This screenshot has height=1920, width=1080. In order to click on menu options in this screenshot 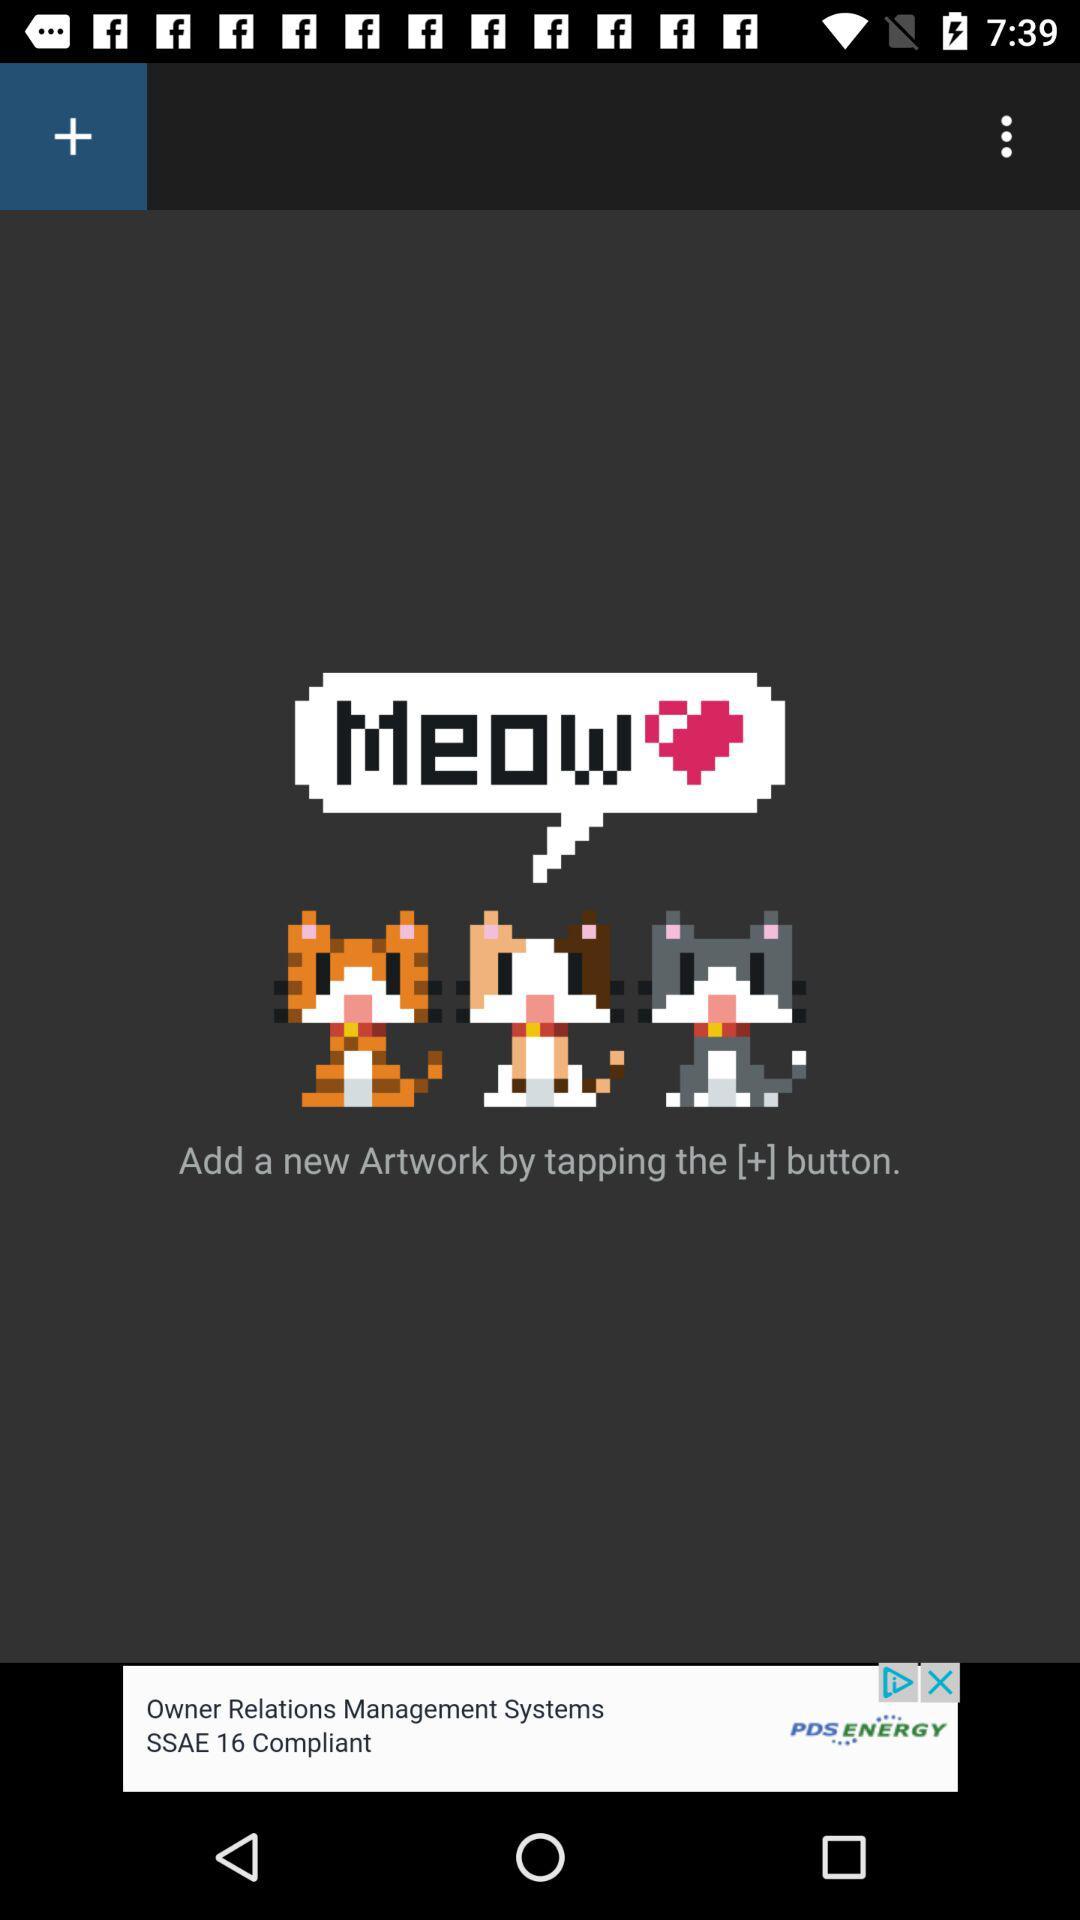, I will do `click(1006, 135)`.